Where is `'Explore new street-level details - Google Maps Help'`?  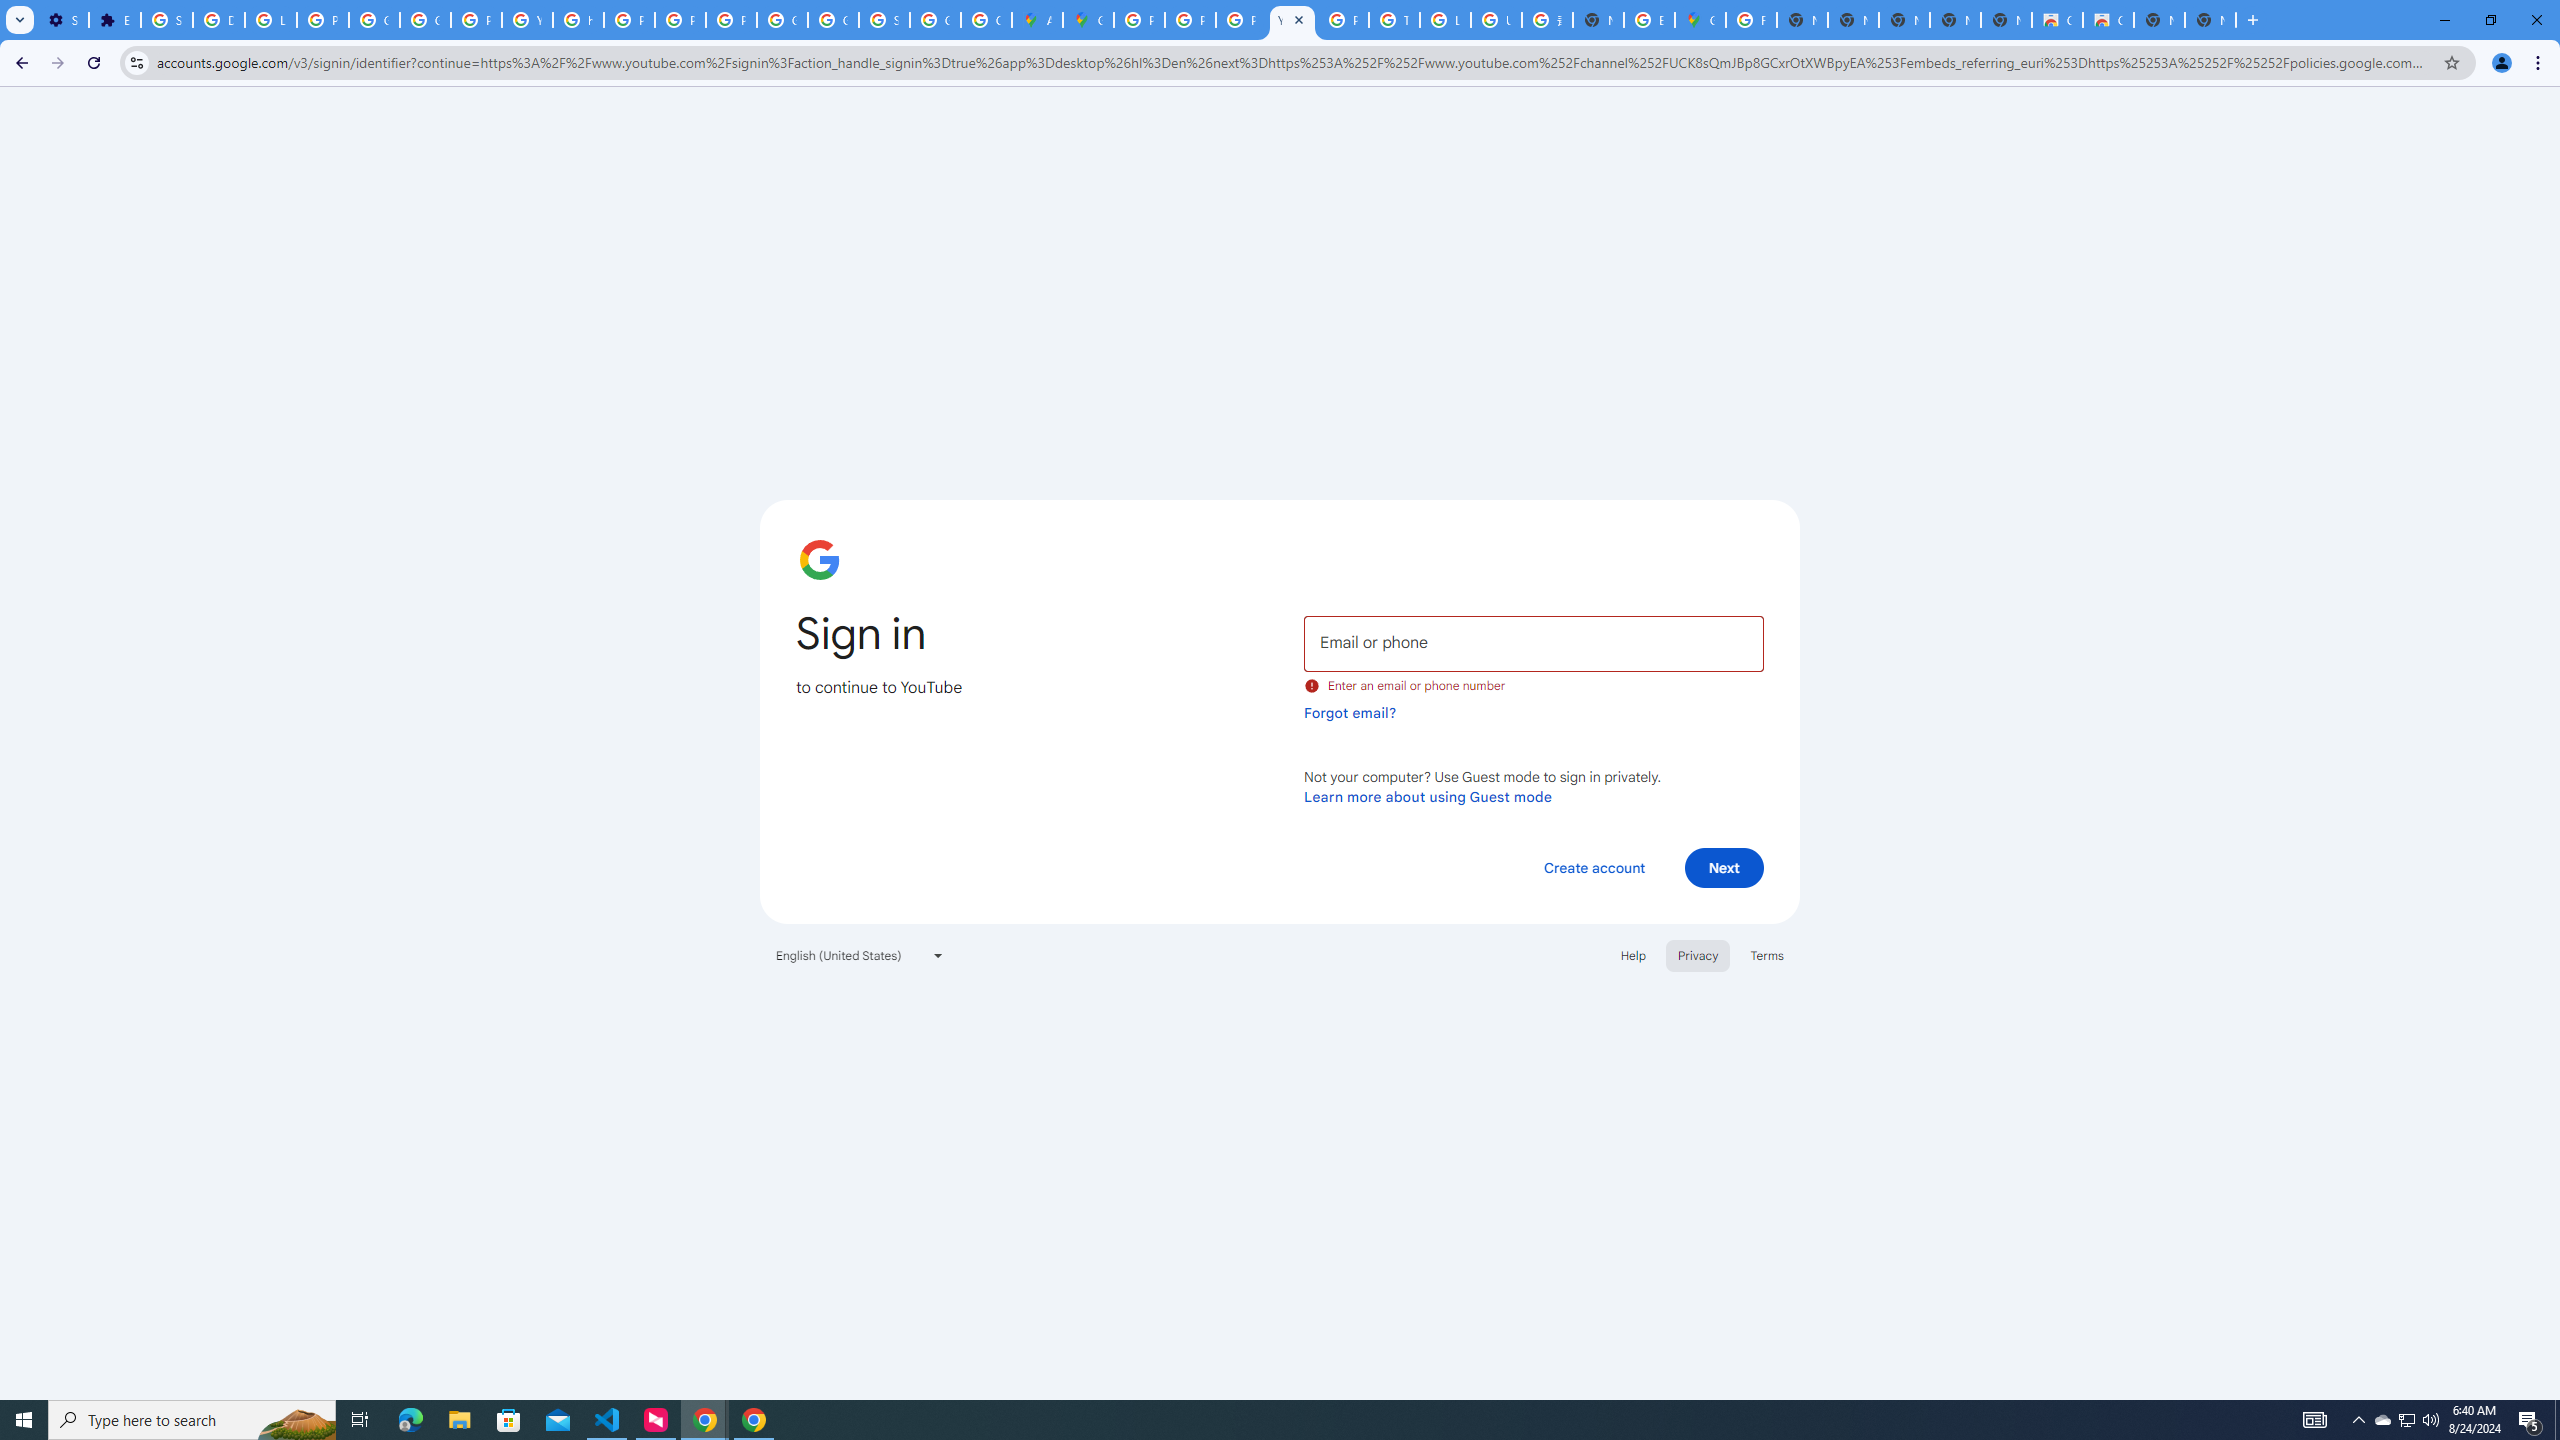
'Explore new street-level details - Google Maps Help' is located at coordinates (1648, 19).